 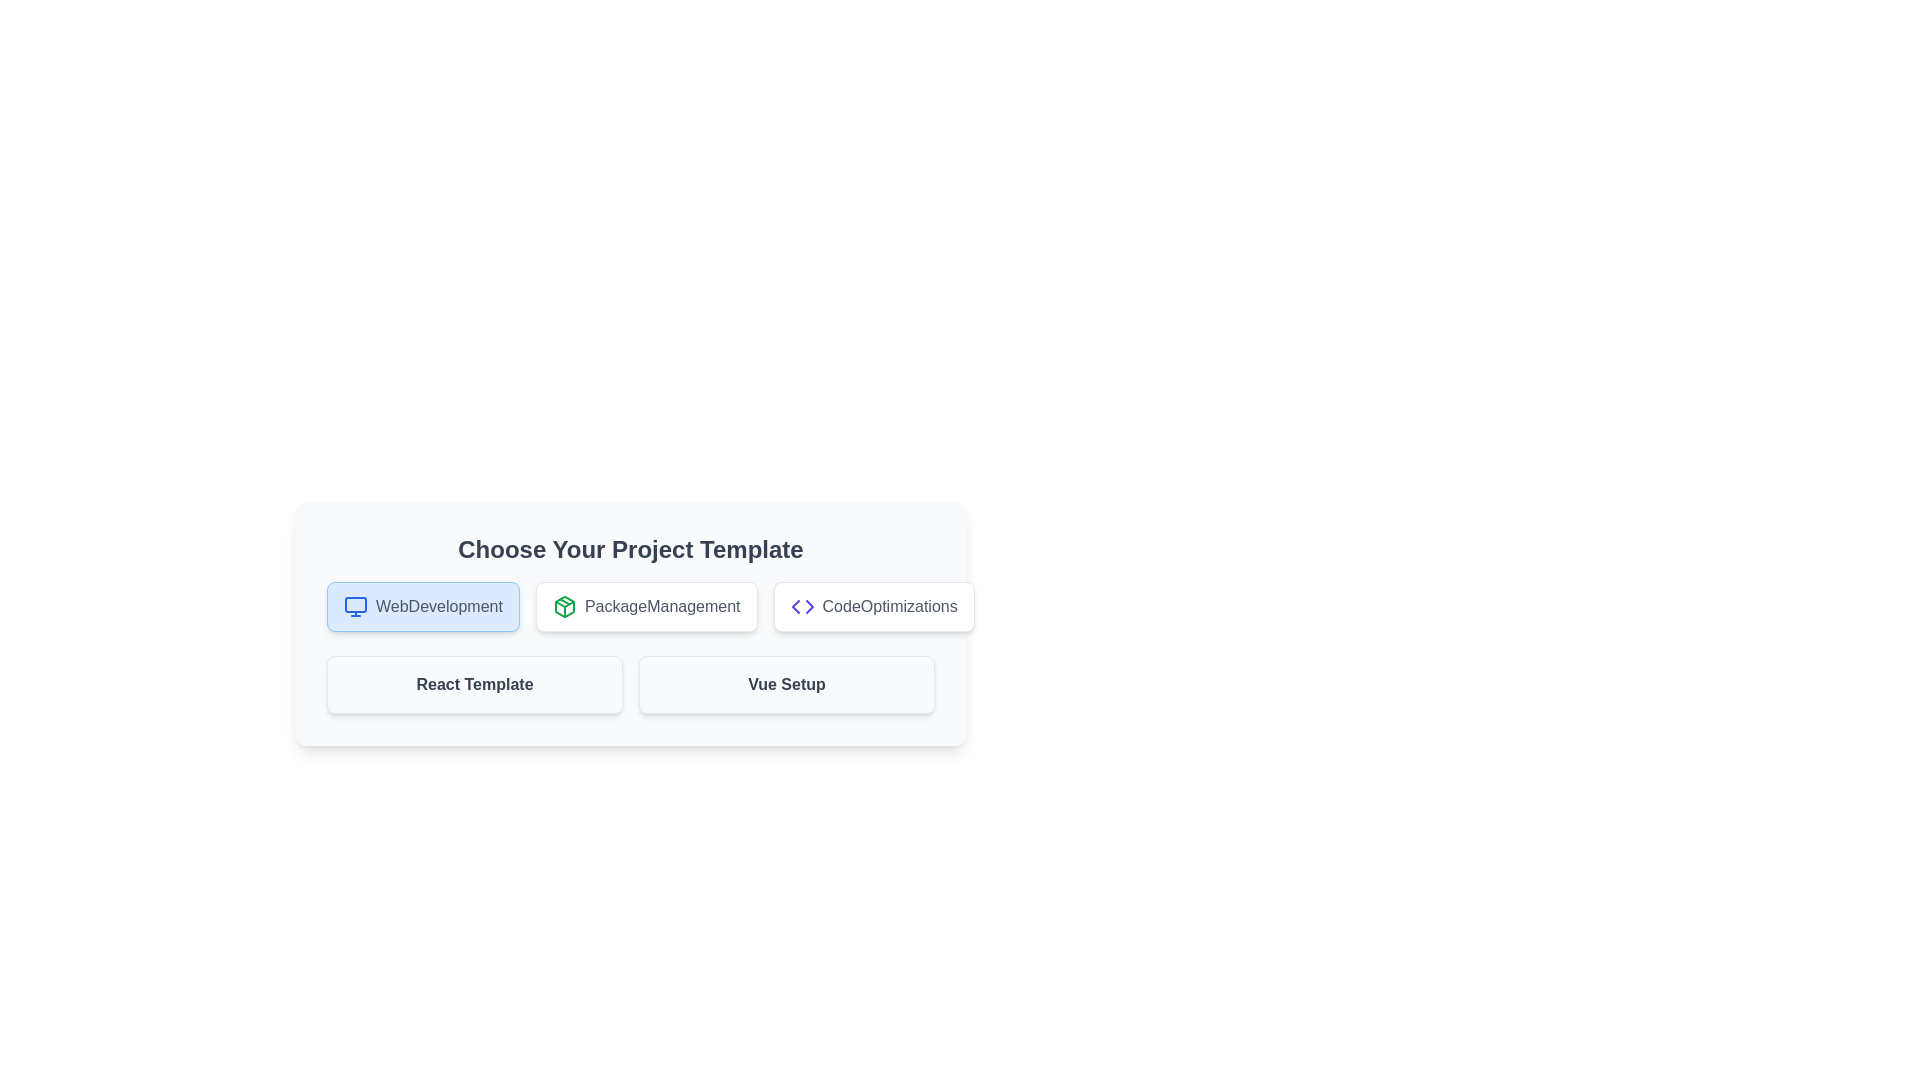 What do you see at coordinates (889, 605) in the screenshot?
I see `the text label for 'CodeOptimizations' located in the bottom row of the project template selection interface, specifically in the third column from the left` at bounding box center [889, 605].